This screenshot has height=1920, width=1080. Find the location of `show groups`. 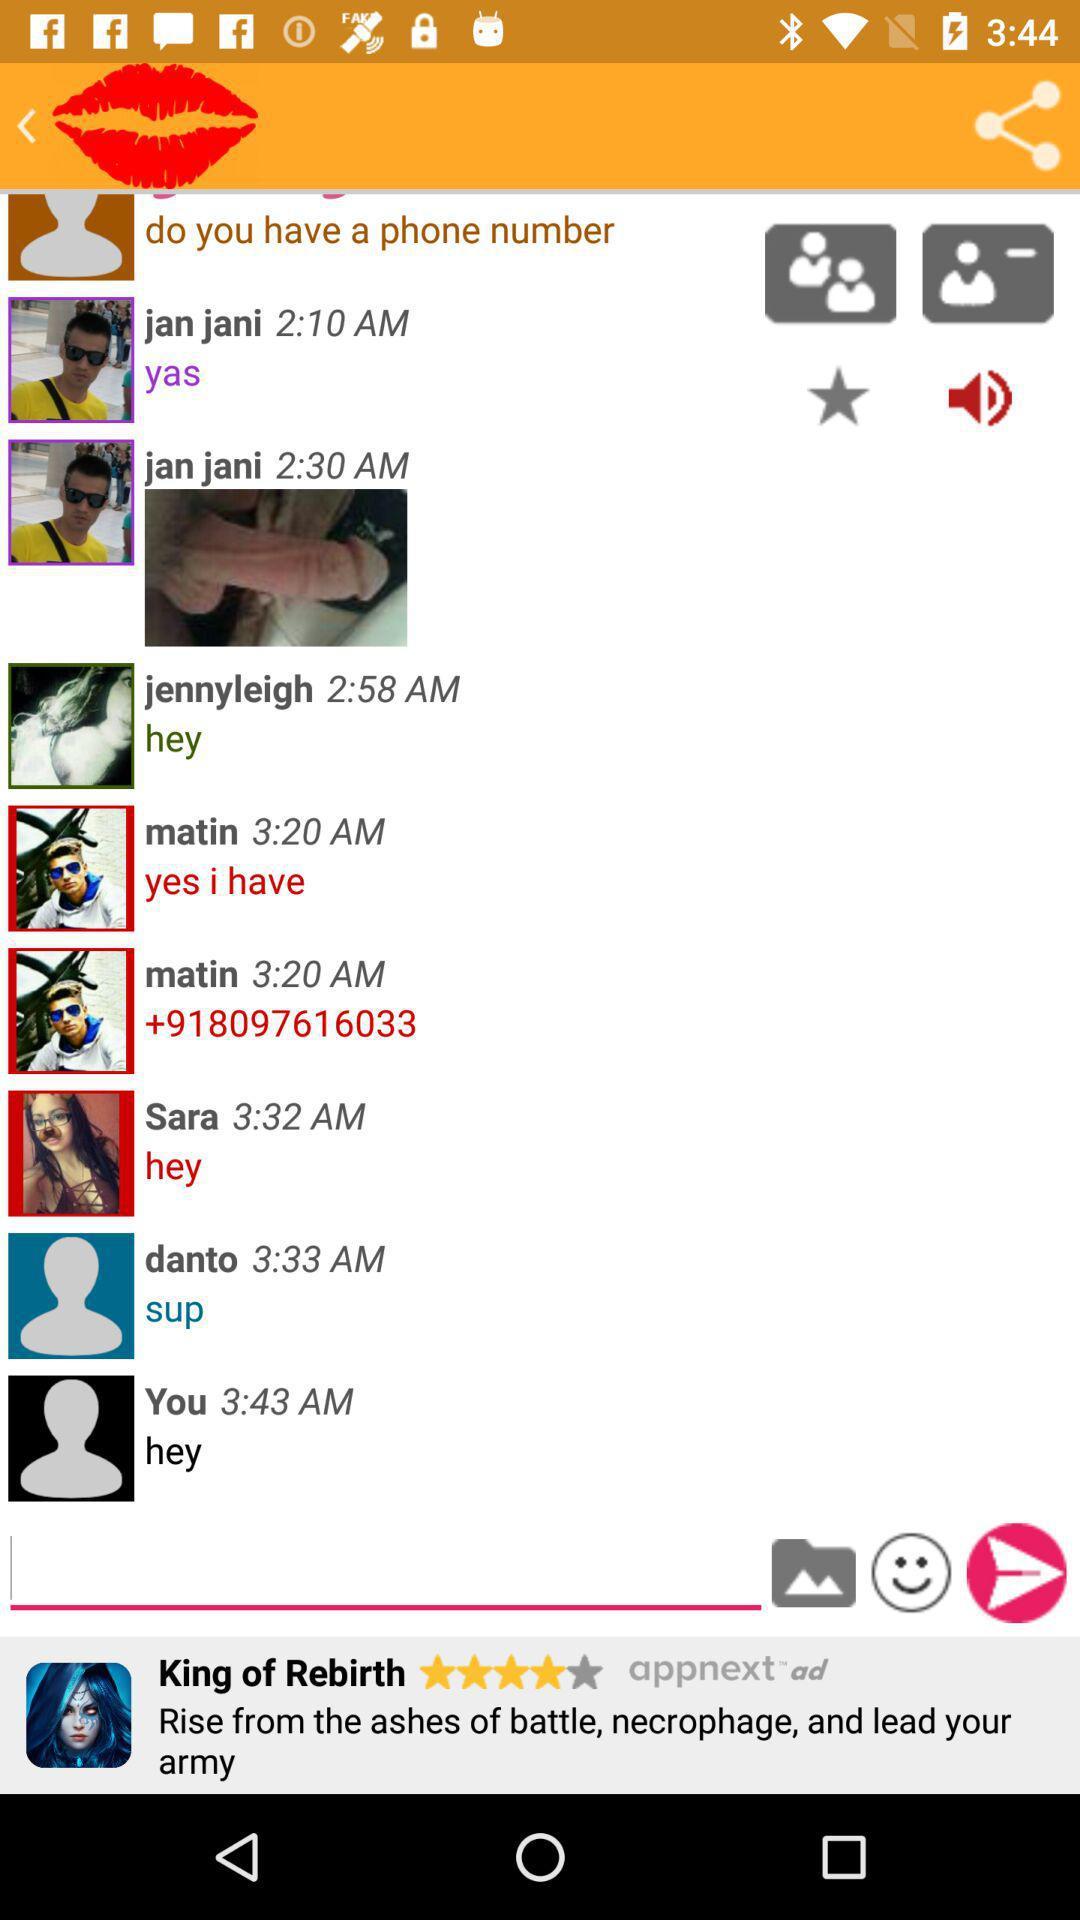

show groups is located at coordinates (830, 272).